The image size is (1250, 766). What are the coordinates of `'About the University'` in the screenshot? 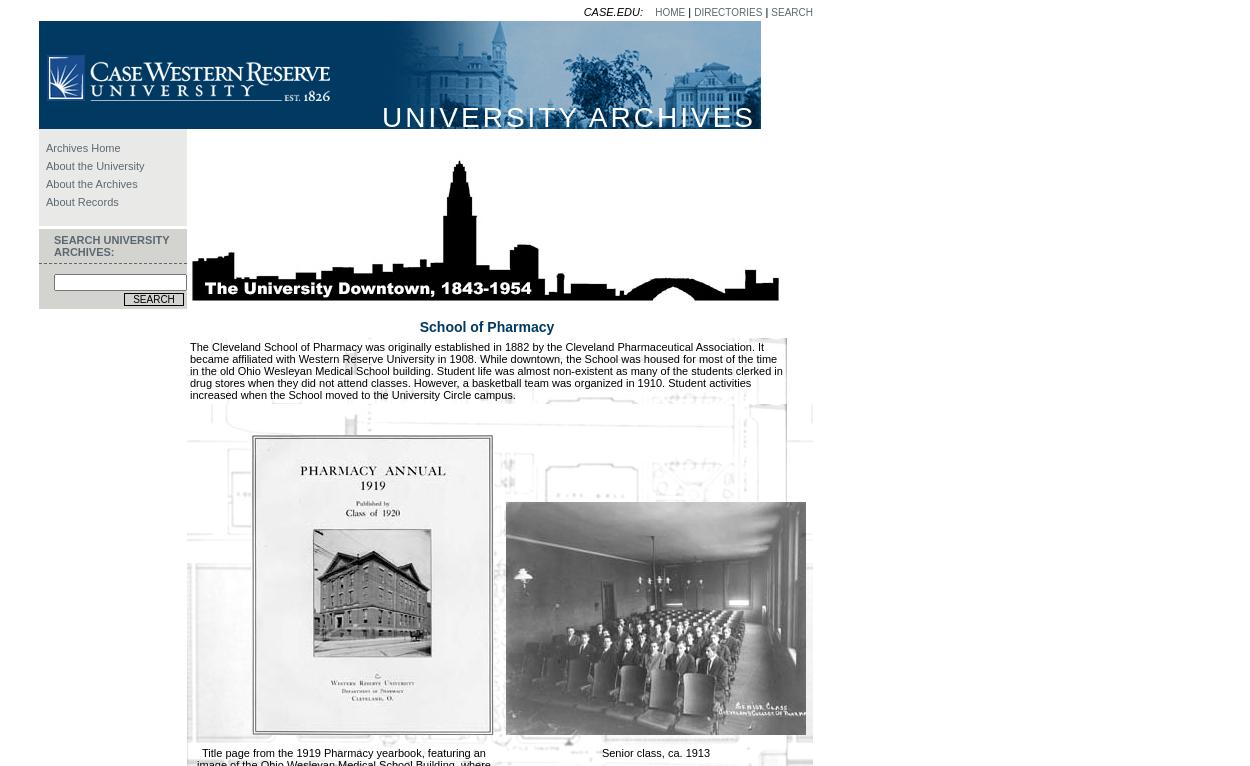 It's located at (94, 164).